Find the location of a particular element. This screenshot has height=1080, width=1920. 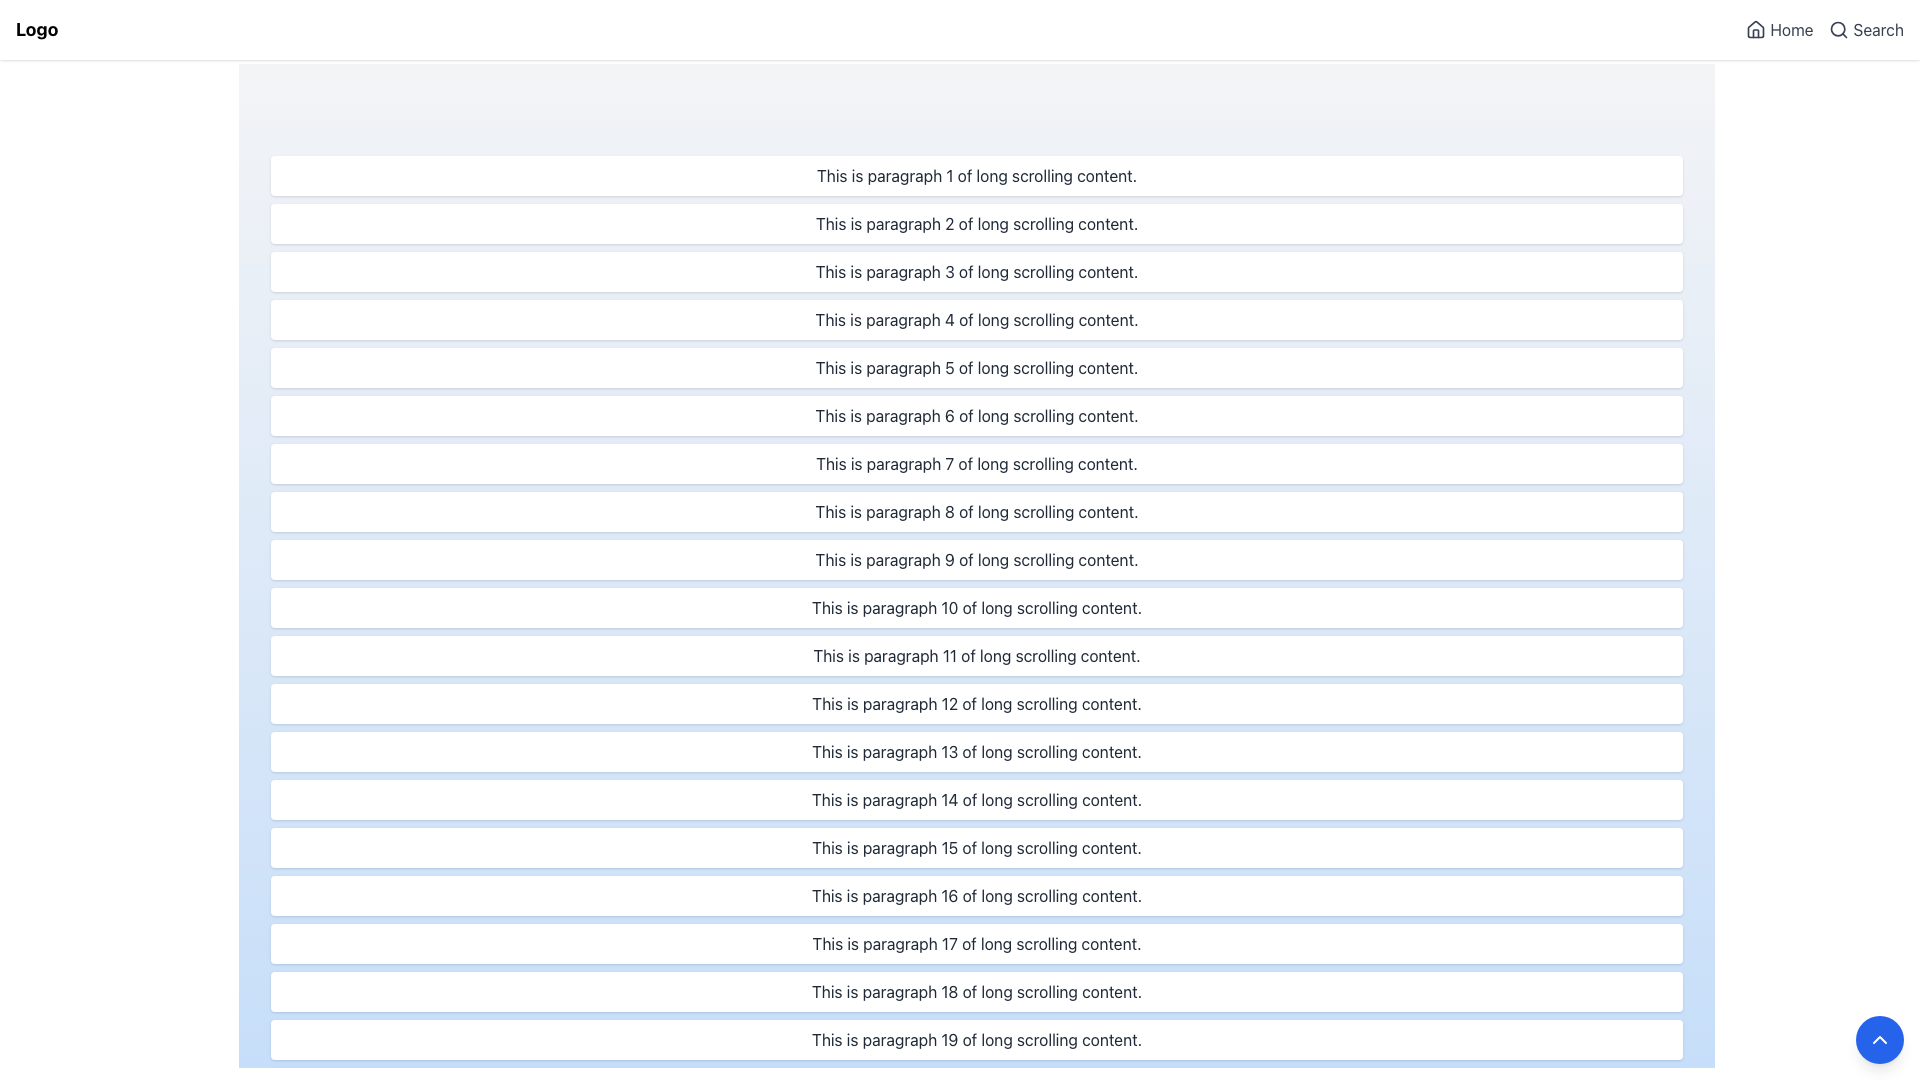

the minimalist house icon located in the top-right corner of the navigation bar is located at coordinates (1755, 30).